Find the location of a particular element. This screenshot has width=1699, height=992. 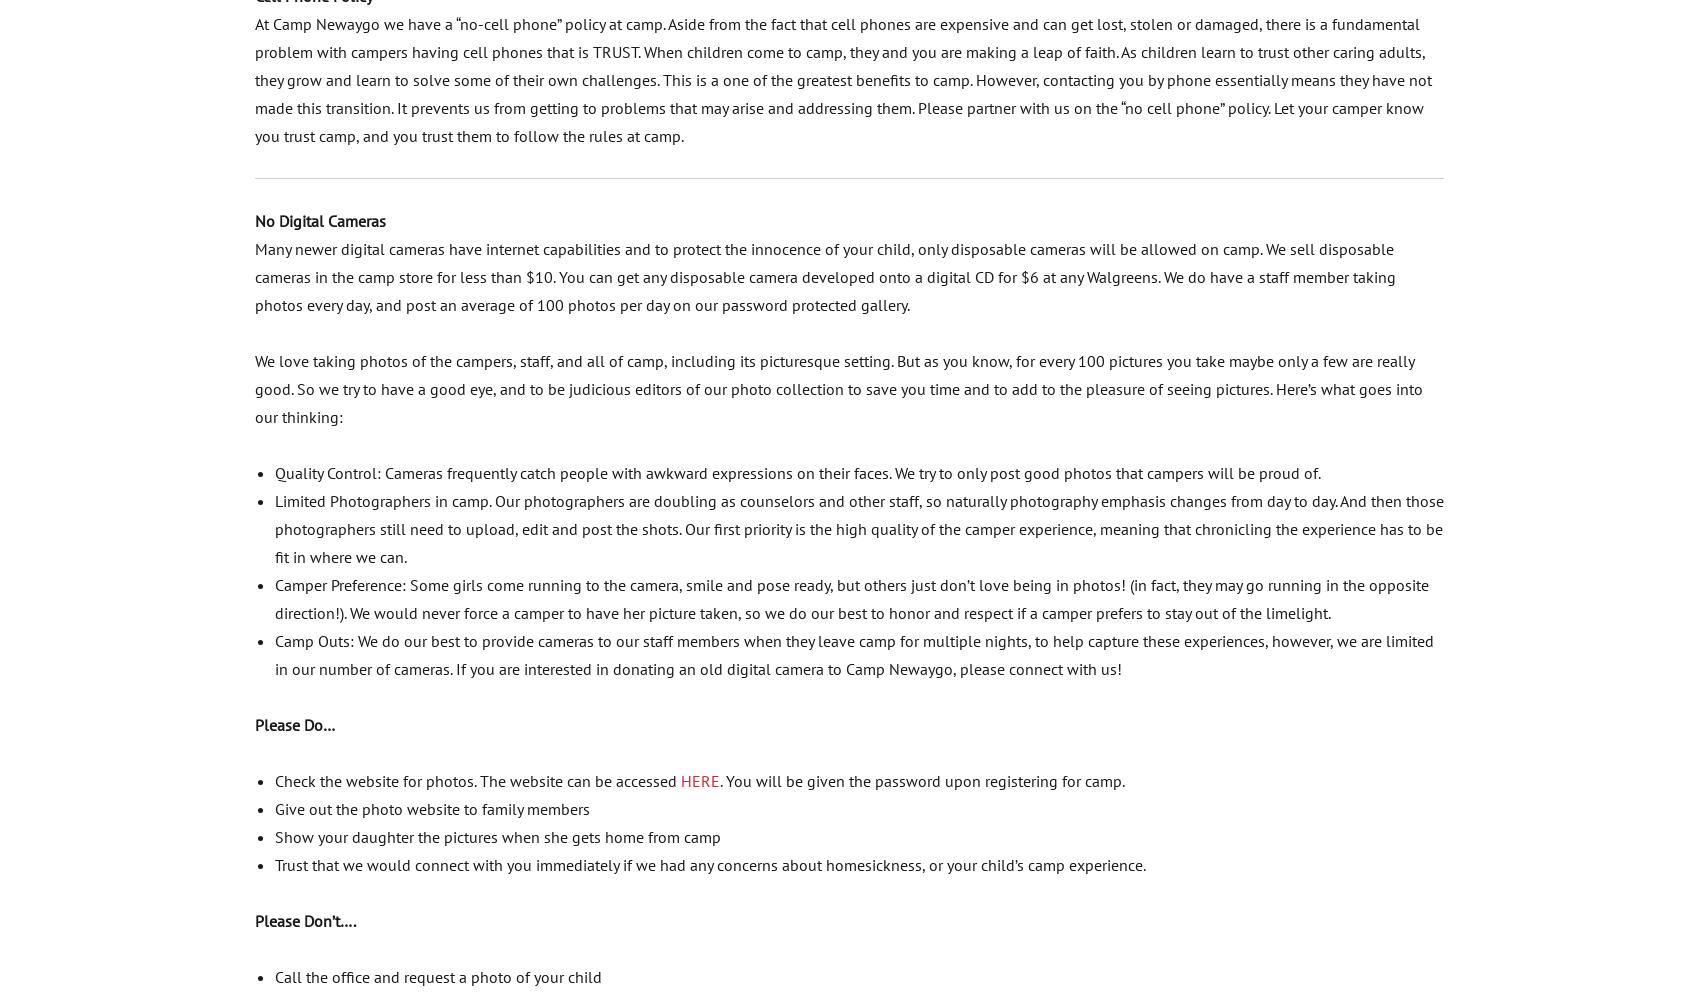

'Call the office and request a photo of your child' is located at coordinates (437, 976).